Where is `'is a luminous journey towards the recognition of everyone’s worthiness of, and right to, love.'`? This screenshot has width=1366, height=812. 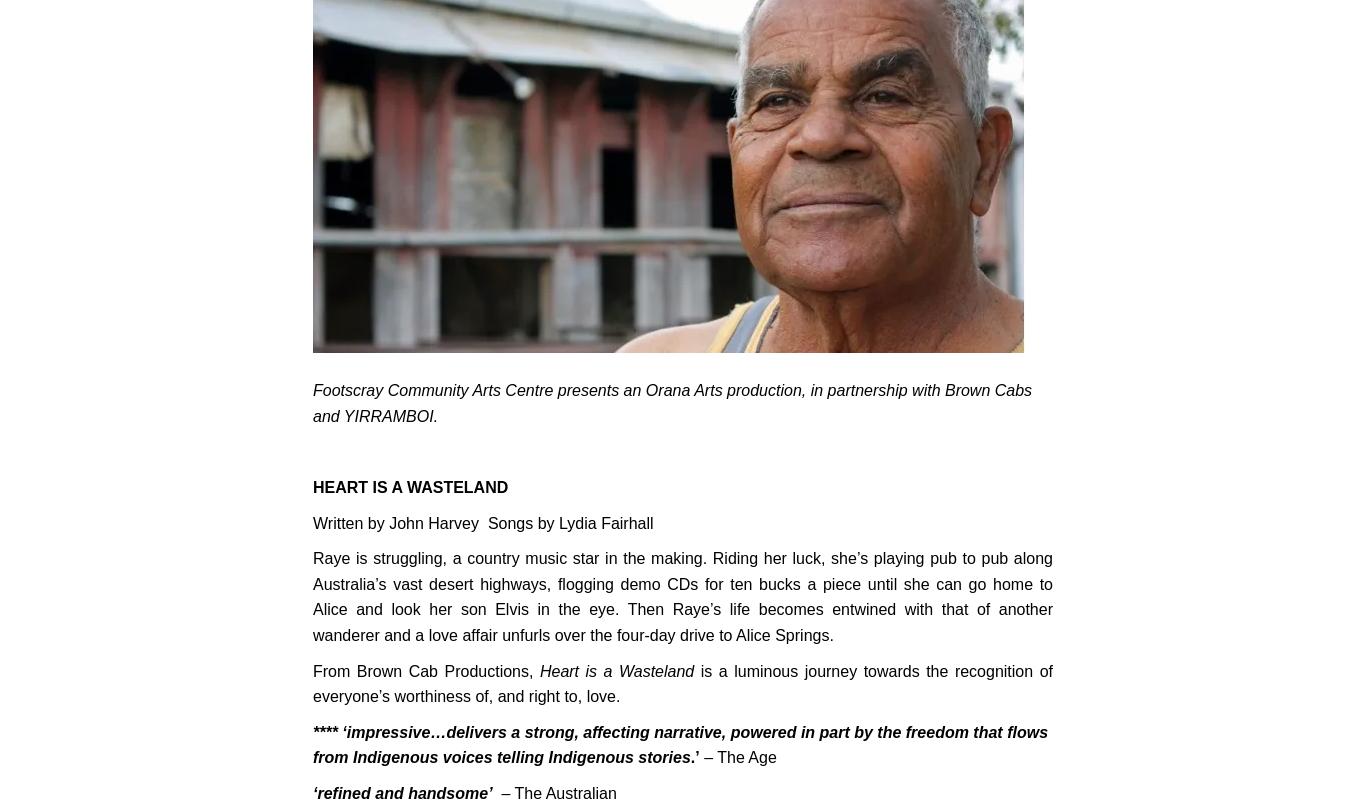
'is a luminous journey towards the recognition of everyone’s worthiness of, and right to, love.' is located at coordinates (312, 683).